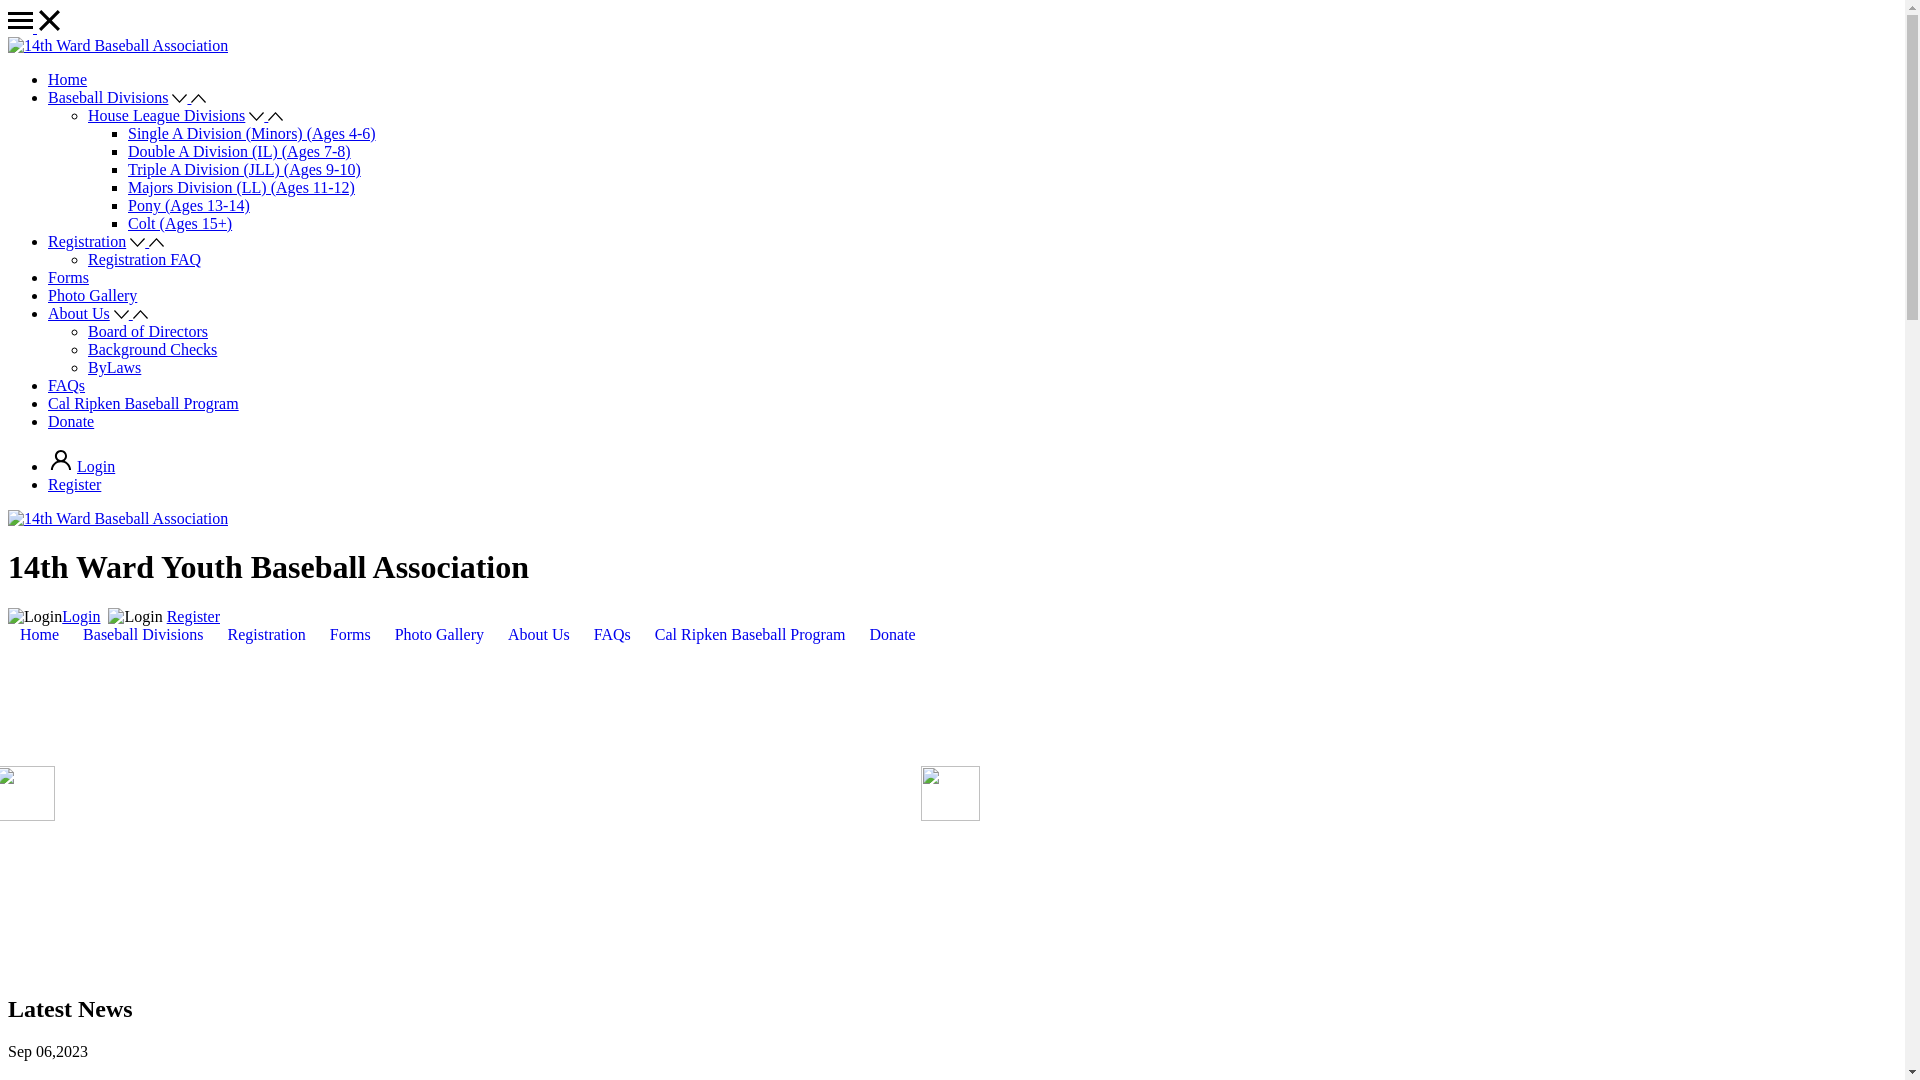 This screenshot has width=1920, height=1080. Describe the element at coordinates (95, 466) in the screenshot. I see `'Login'` at that location.